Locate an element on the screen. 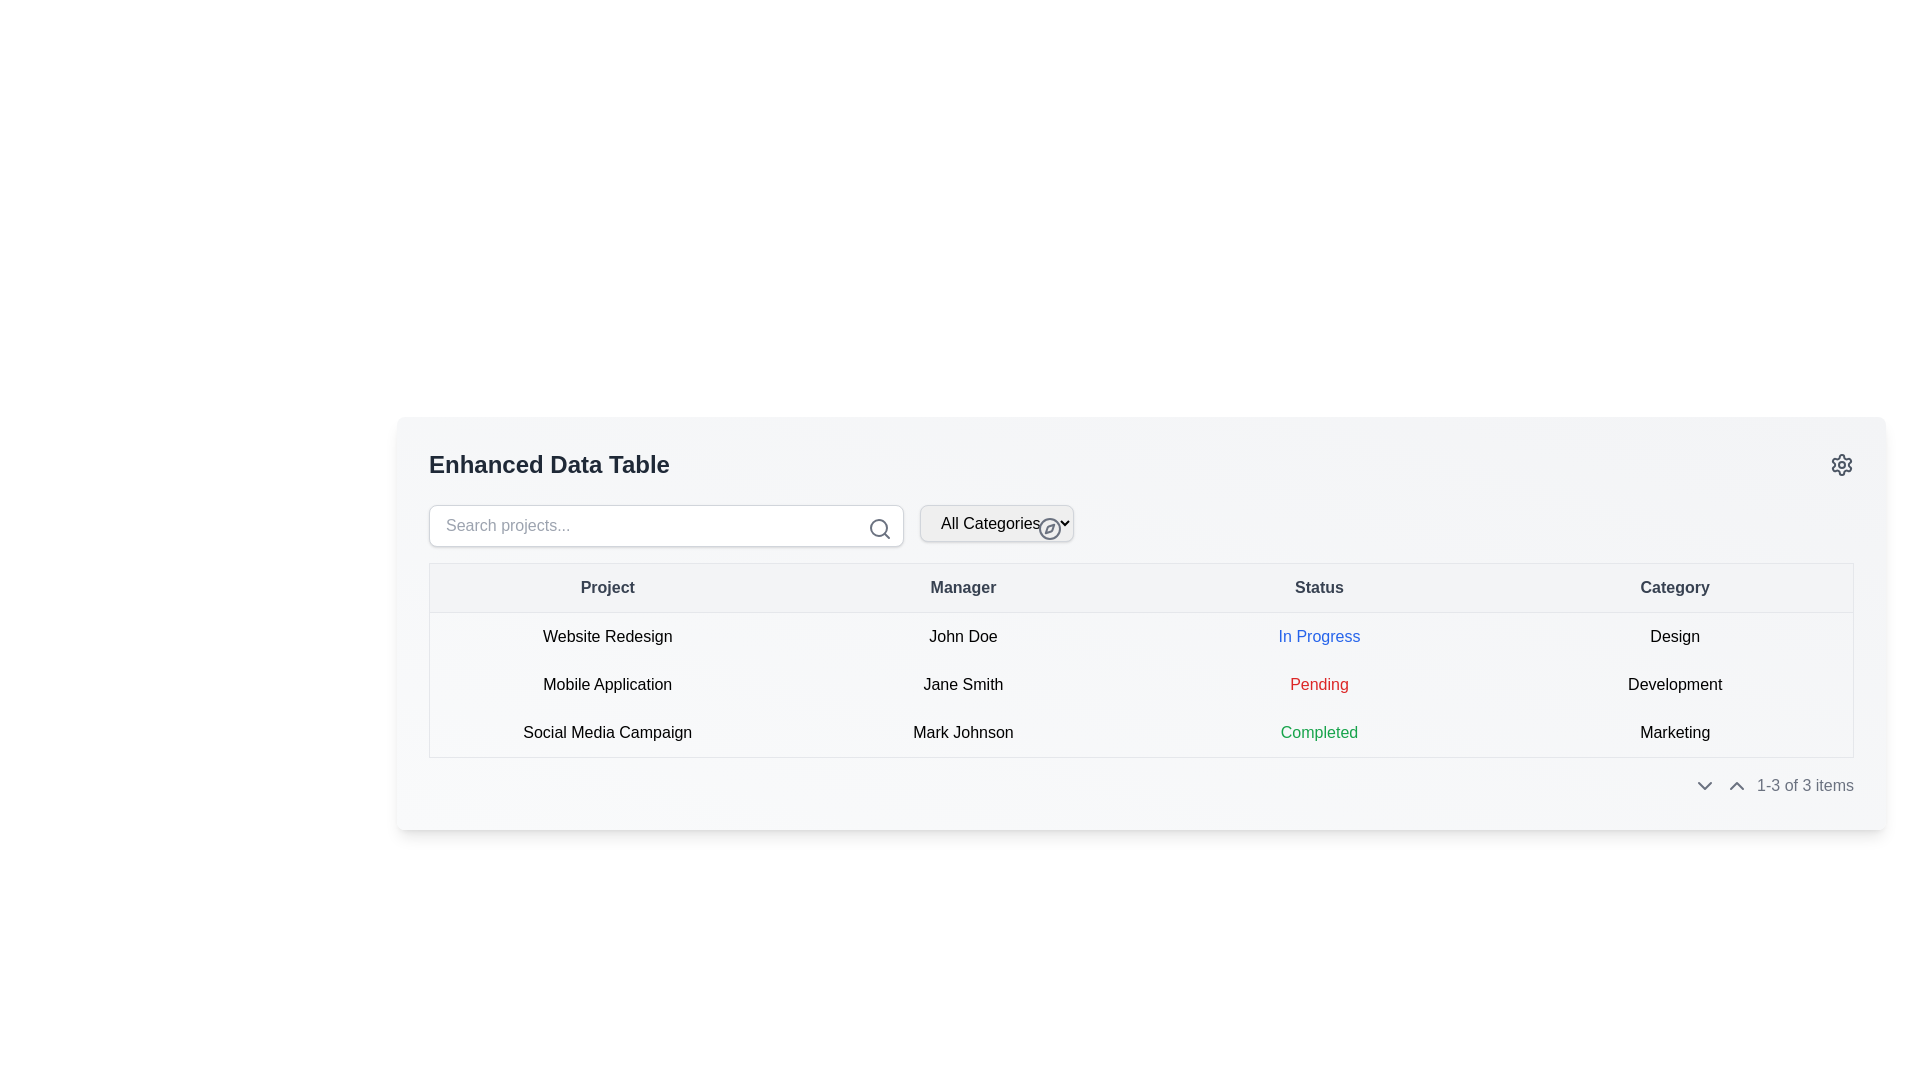 This screenshot has height=1080, width=1920. the text label displaying the name of the project, which is the first element in its row within the table is located at coordinates (606, 636).